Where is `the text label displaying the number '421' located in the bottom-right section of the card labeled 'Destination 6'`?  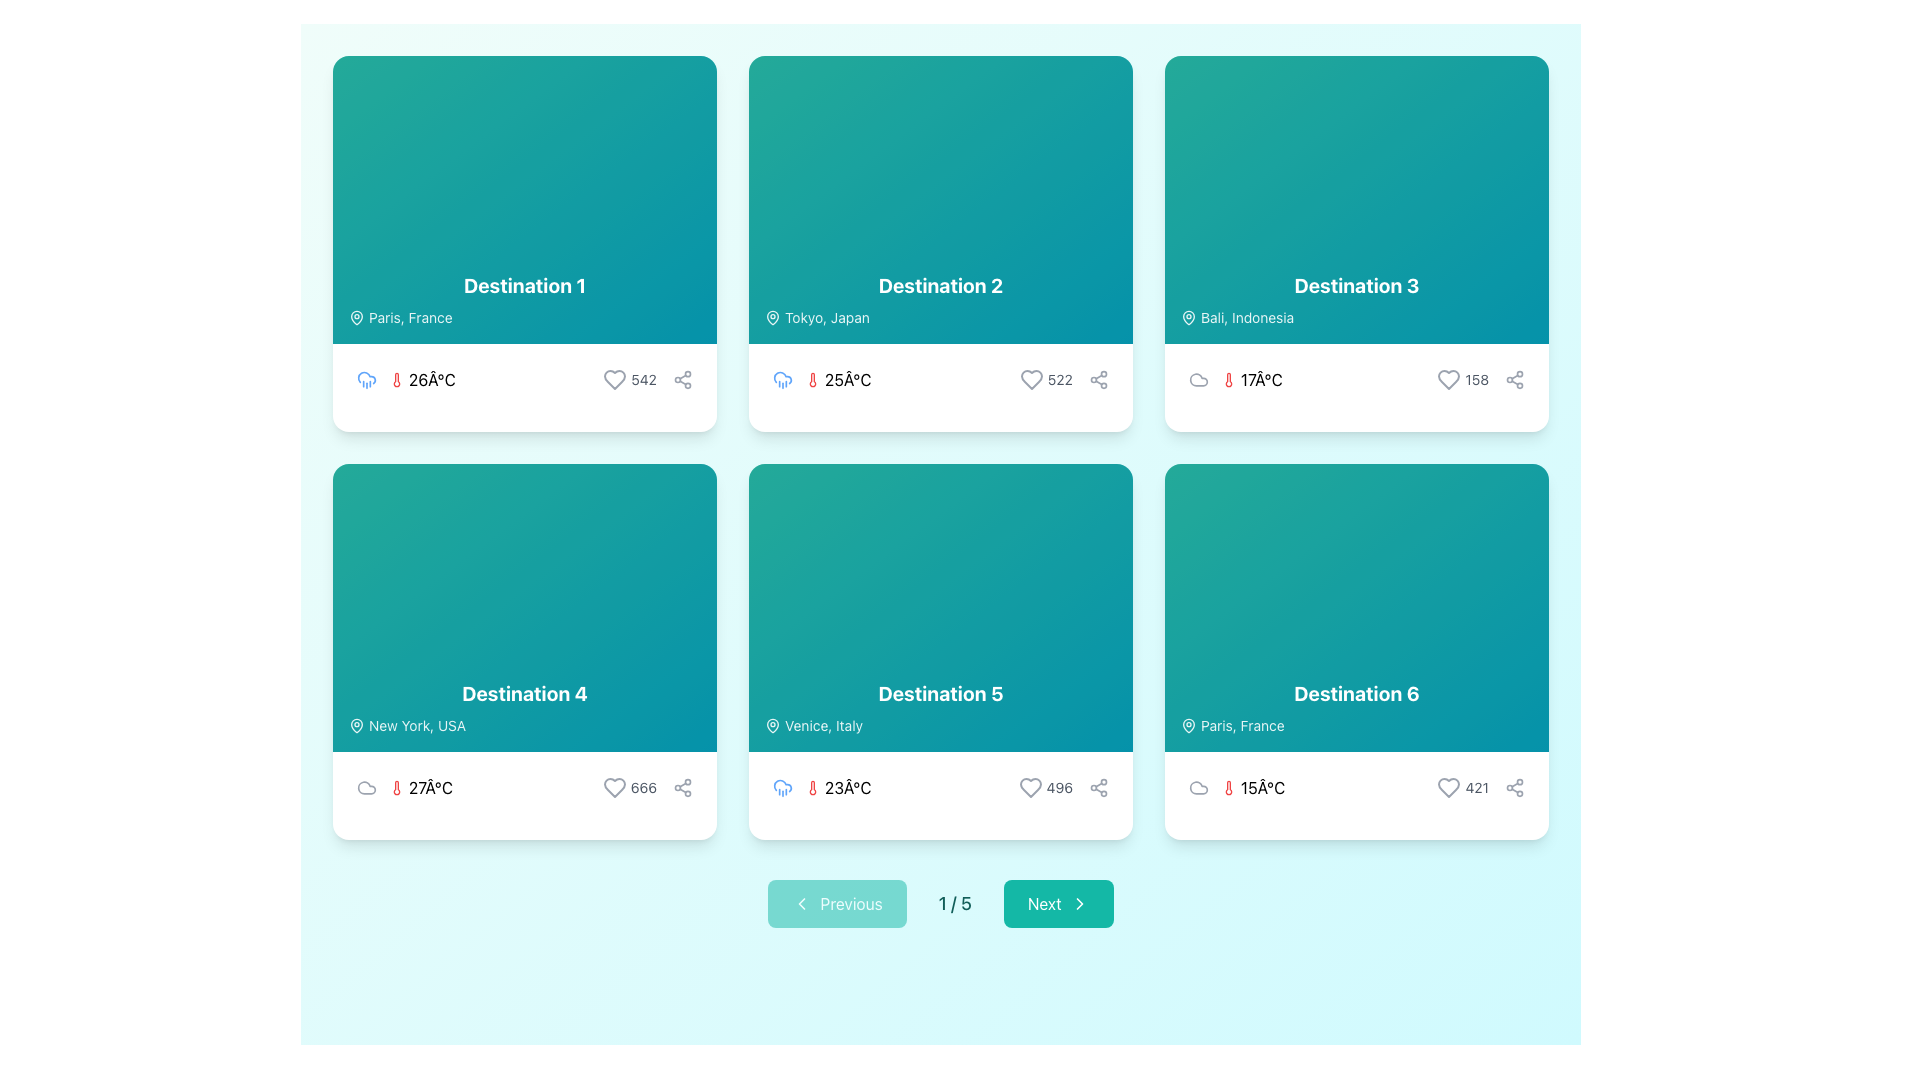
the text label displaying the number '421' located in the bottom-right section of the card labeled 'Destination 6' is located at coordinates (1477, 786).